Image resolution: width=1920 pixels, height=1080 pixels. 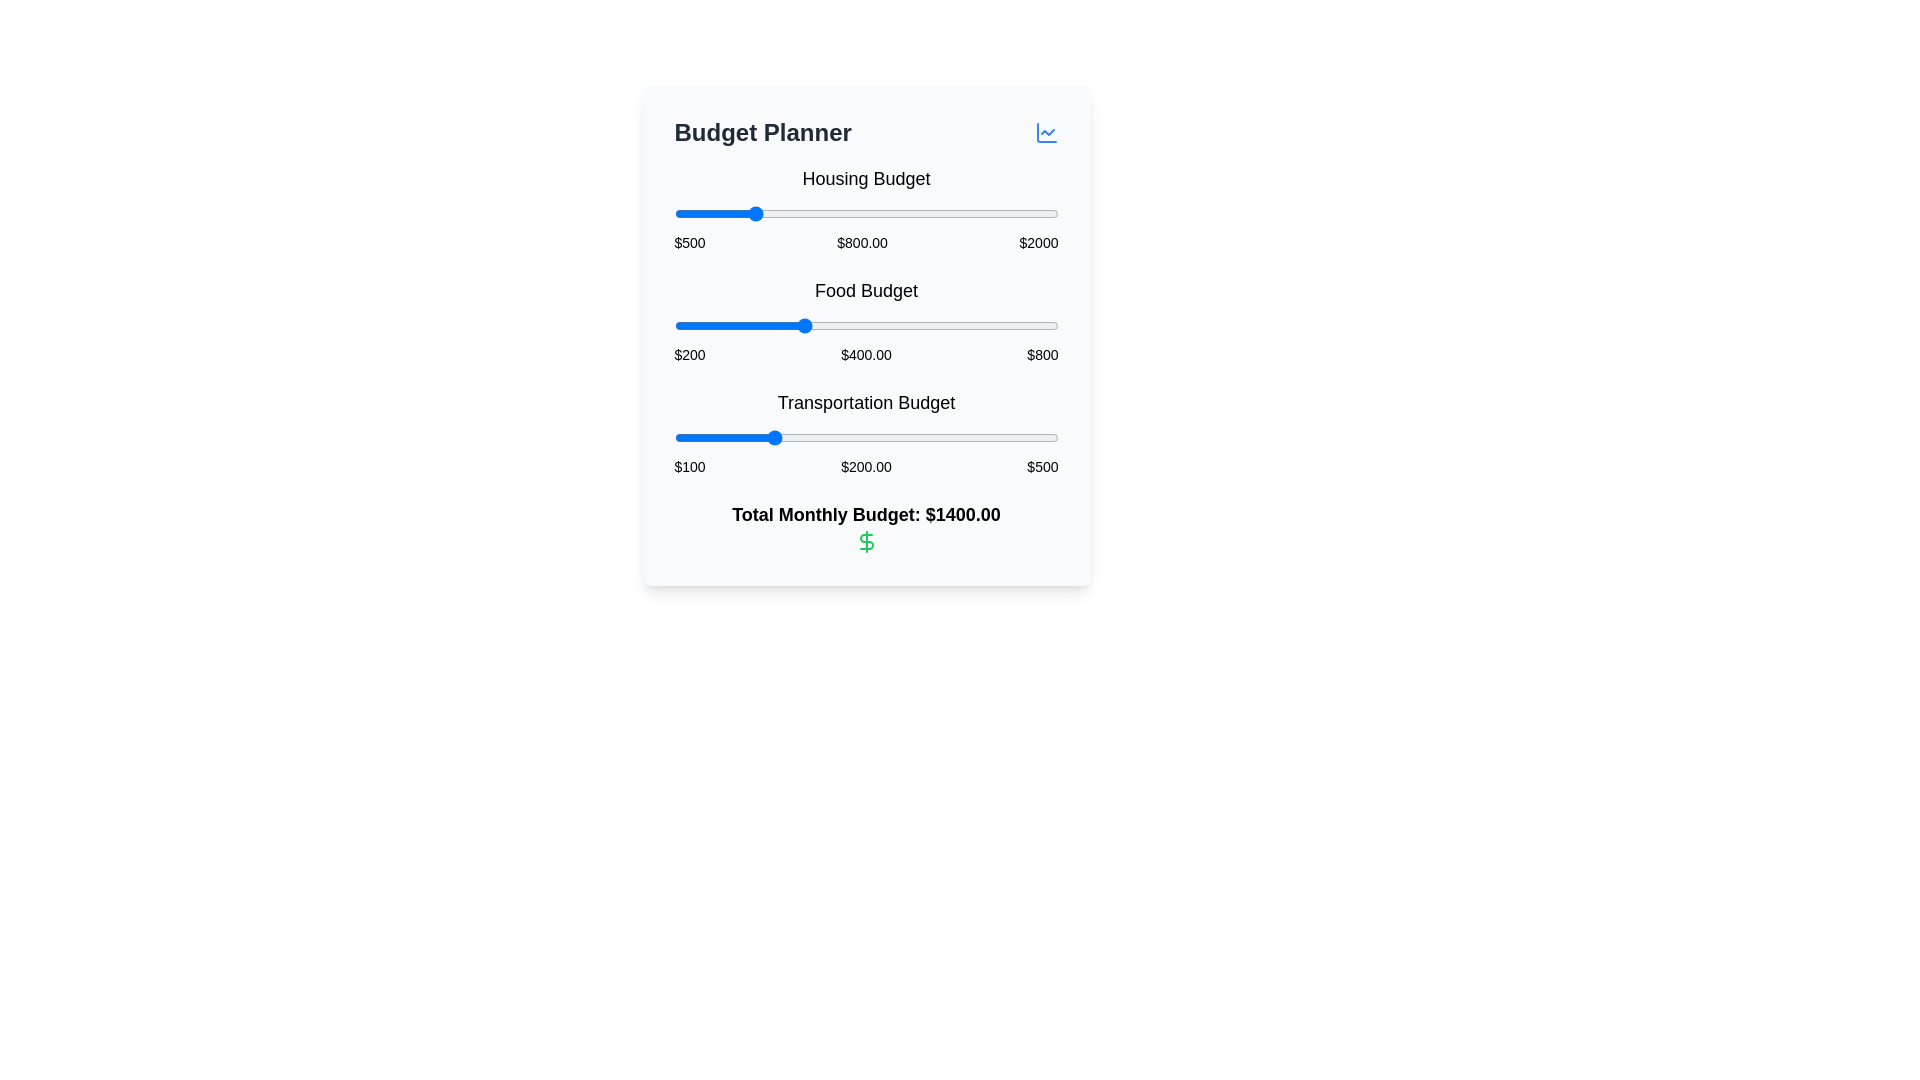 What do you see at coordinates (973, 325) in the screenshot?
I see `the Food Budget slider` at bounding box center [973, 325].